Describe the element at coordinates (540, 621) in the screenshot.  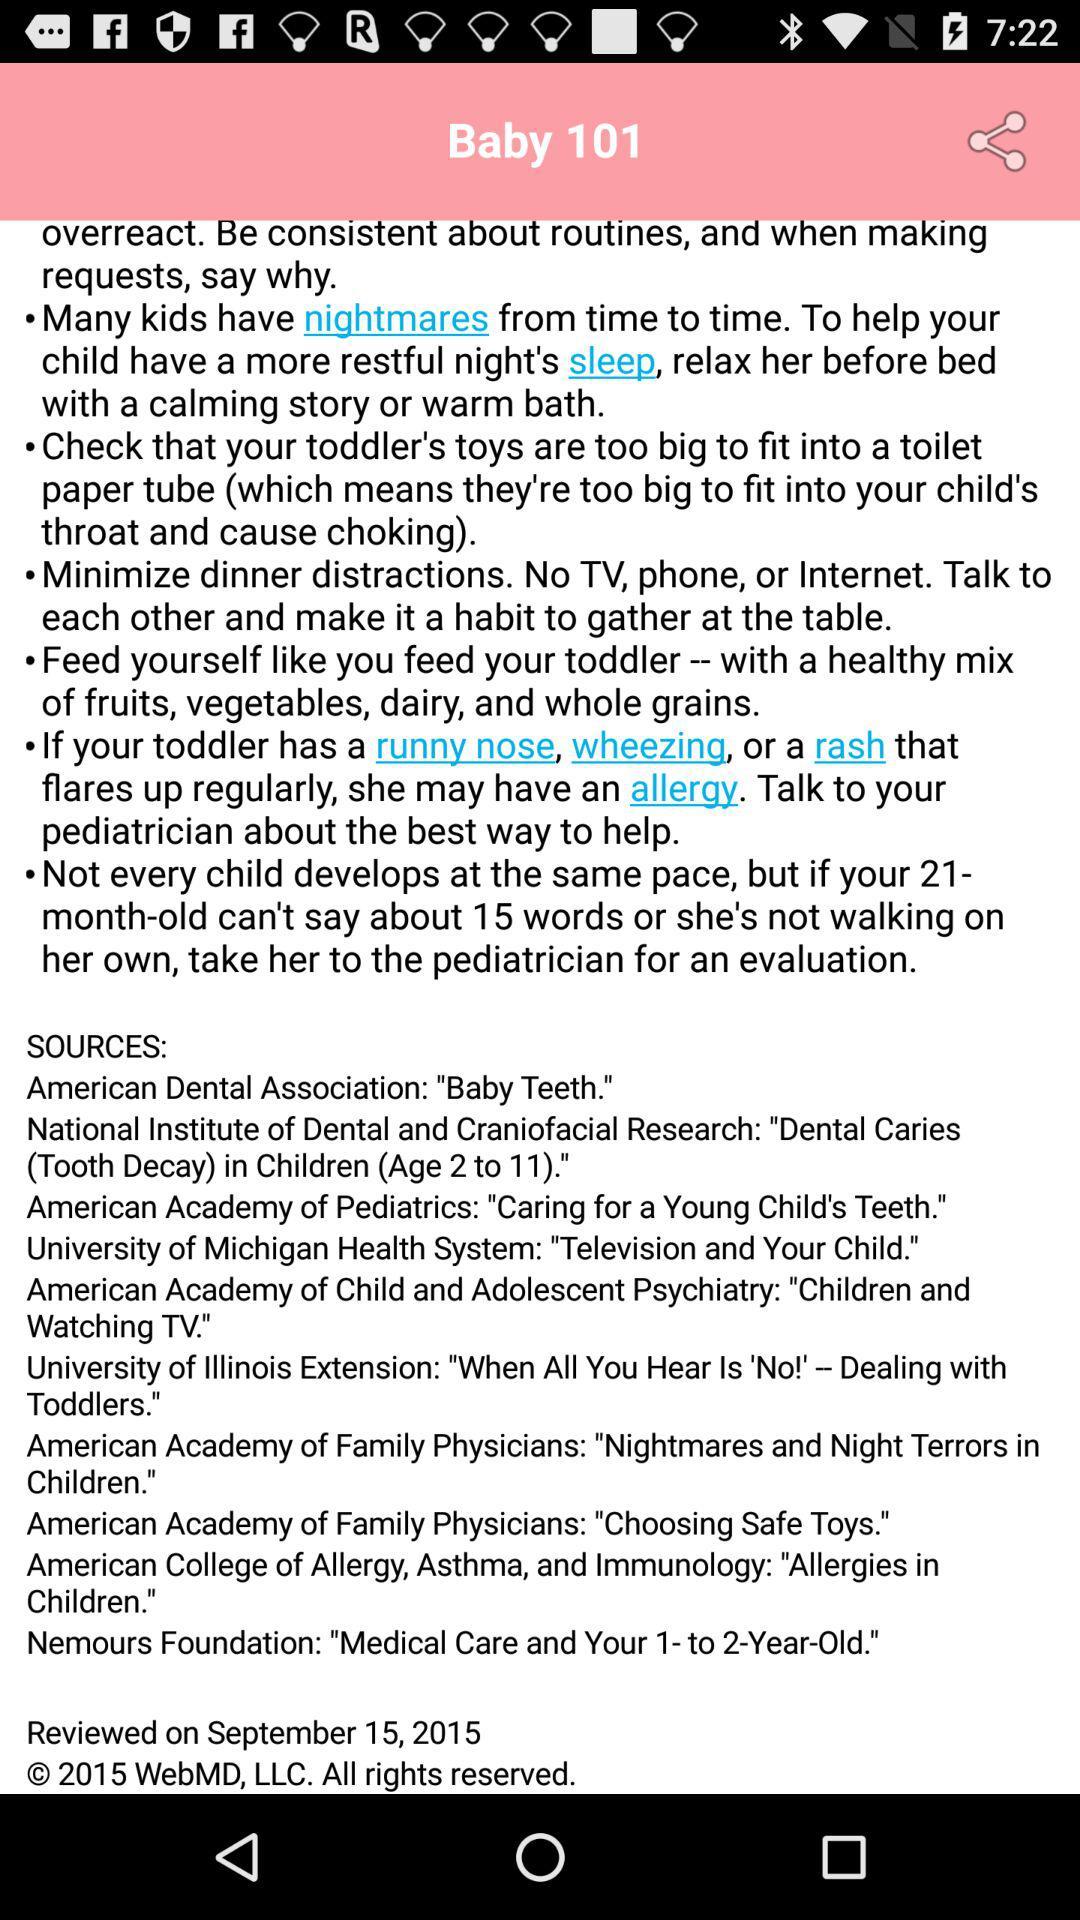
I see `month 21 tips item` at that location.